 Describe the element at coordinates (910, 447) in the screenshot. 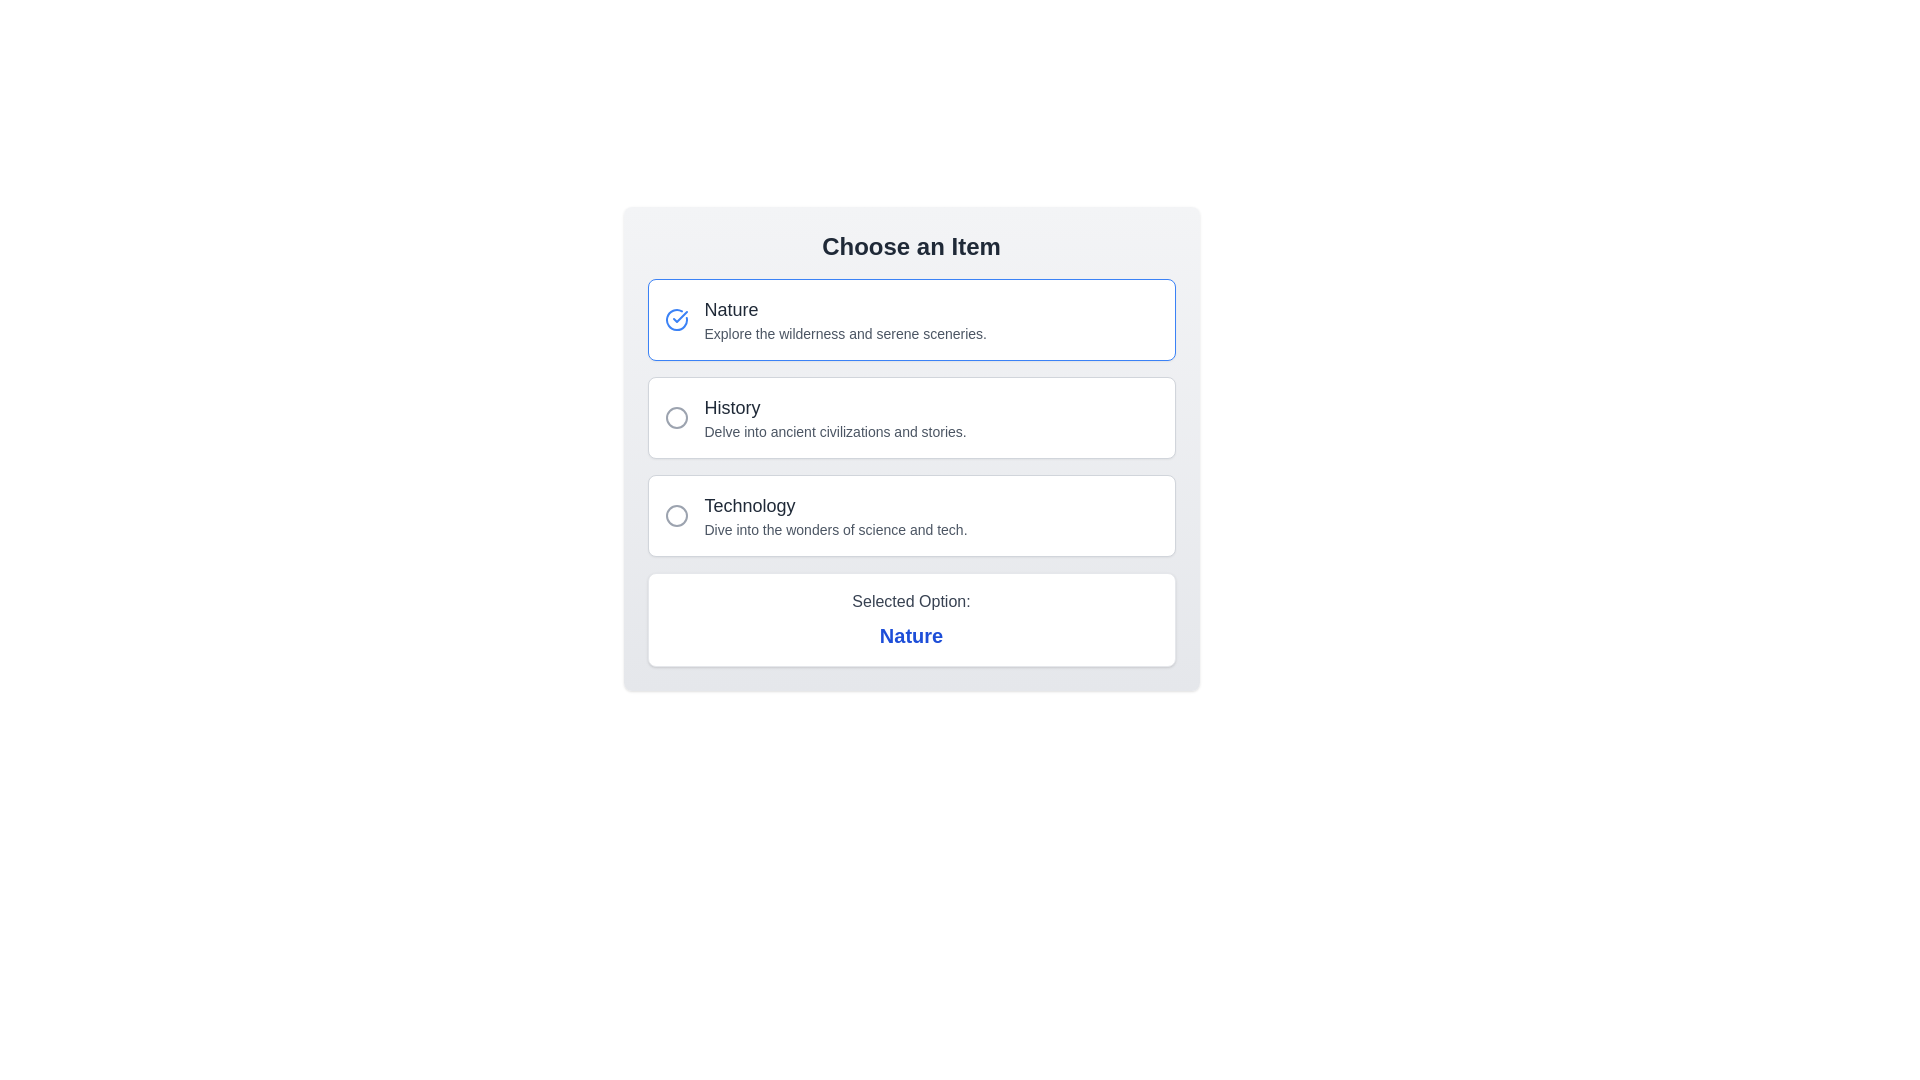

I see `the 'History' interactive card option, which is a white card with a light border and contains the text 'History' in bold` at that location.